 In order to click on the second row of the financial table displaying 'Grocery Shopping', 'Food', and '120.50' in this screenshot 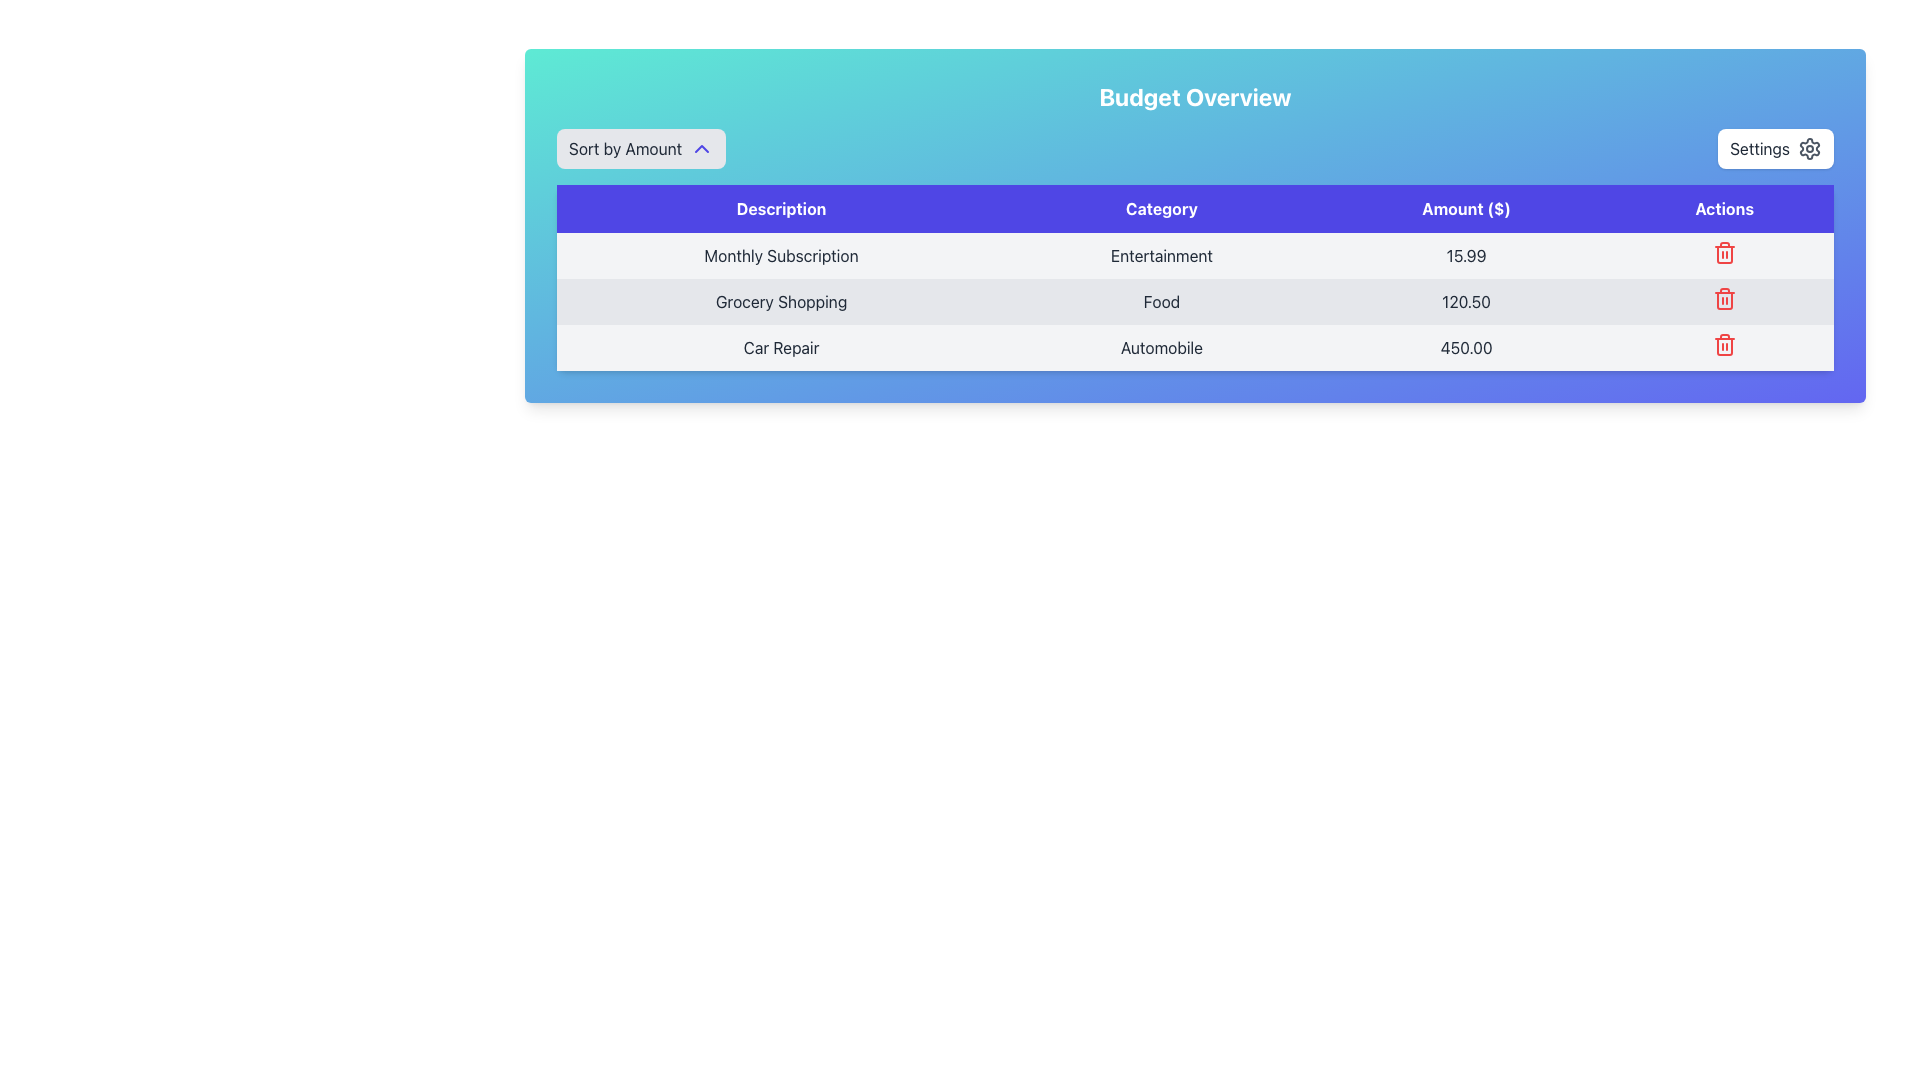, I will do `click(1195, 301)`.